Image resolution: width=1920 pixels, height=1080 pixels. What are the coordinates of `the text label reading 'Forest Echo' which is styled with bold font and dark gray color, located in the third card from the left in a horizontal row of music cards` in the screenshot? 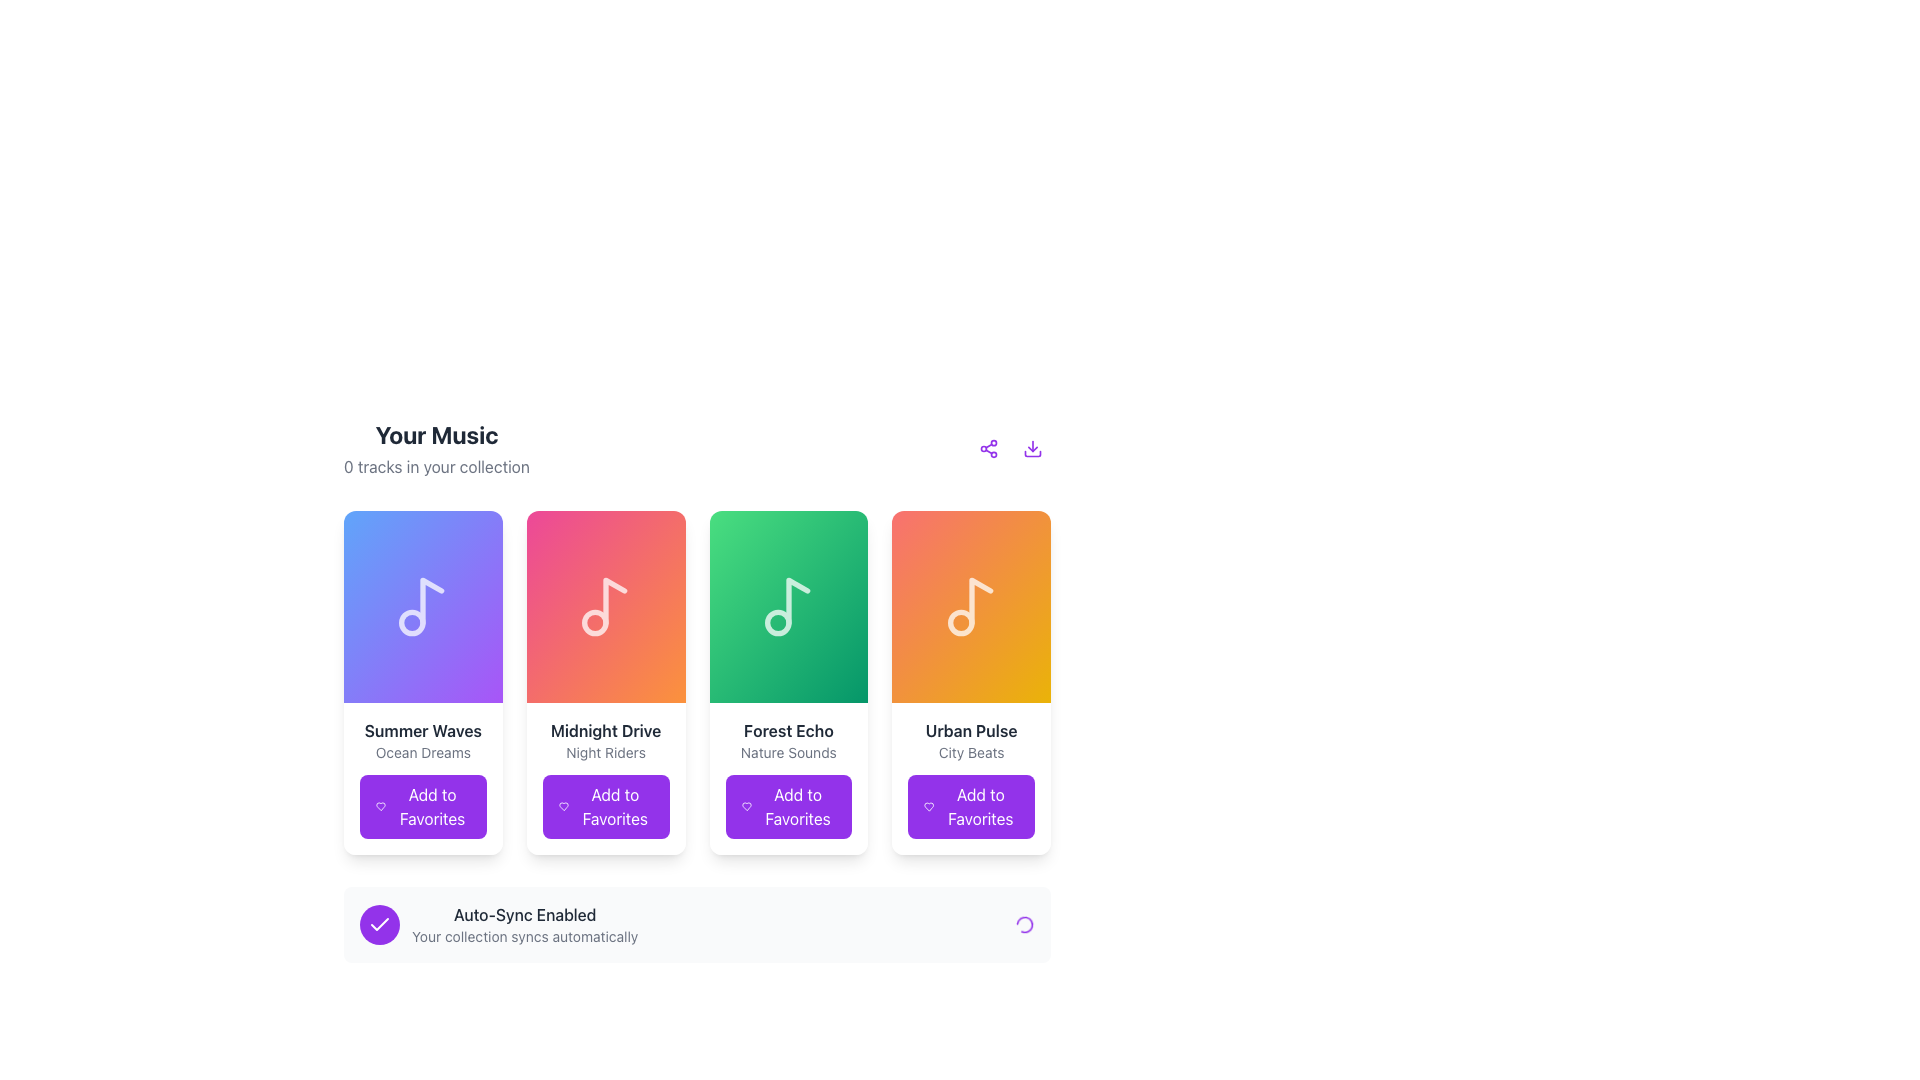 It's located at (787, 731).